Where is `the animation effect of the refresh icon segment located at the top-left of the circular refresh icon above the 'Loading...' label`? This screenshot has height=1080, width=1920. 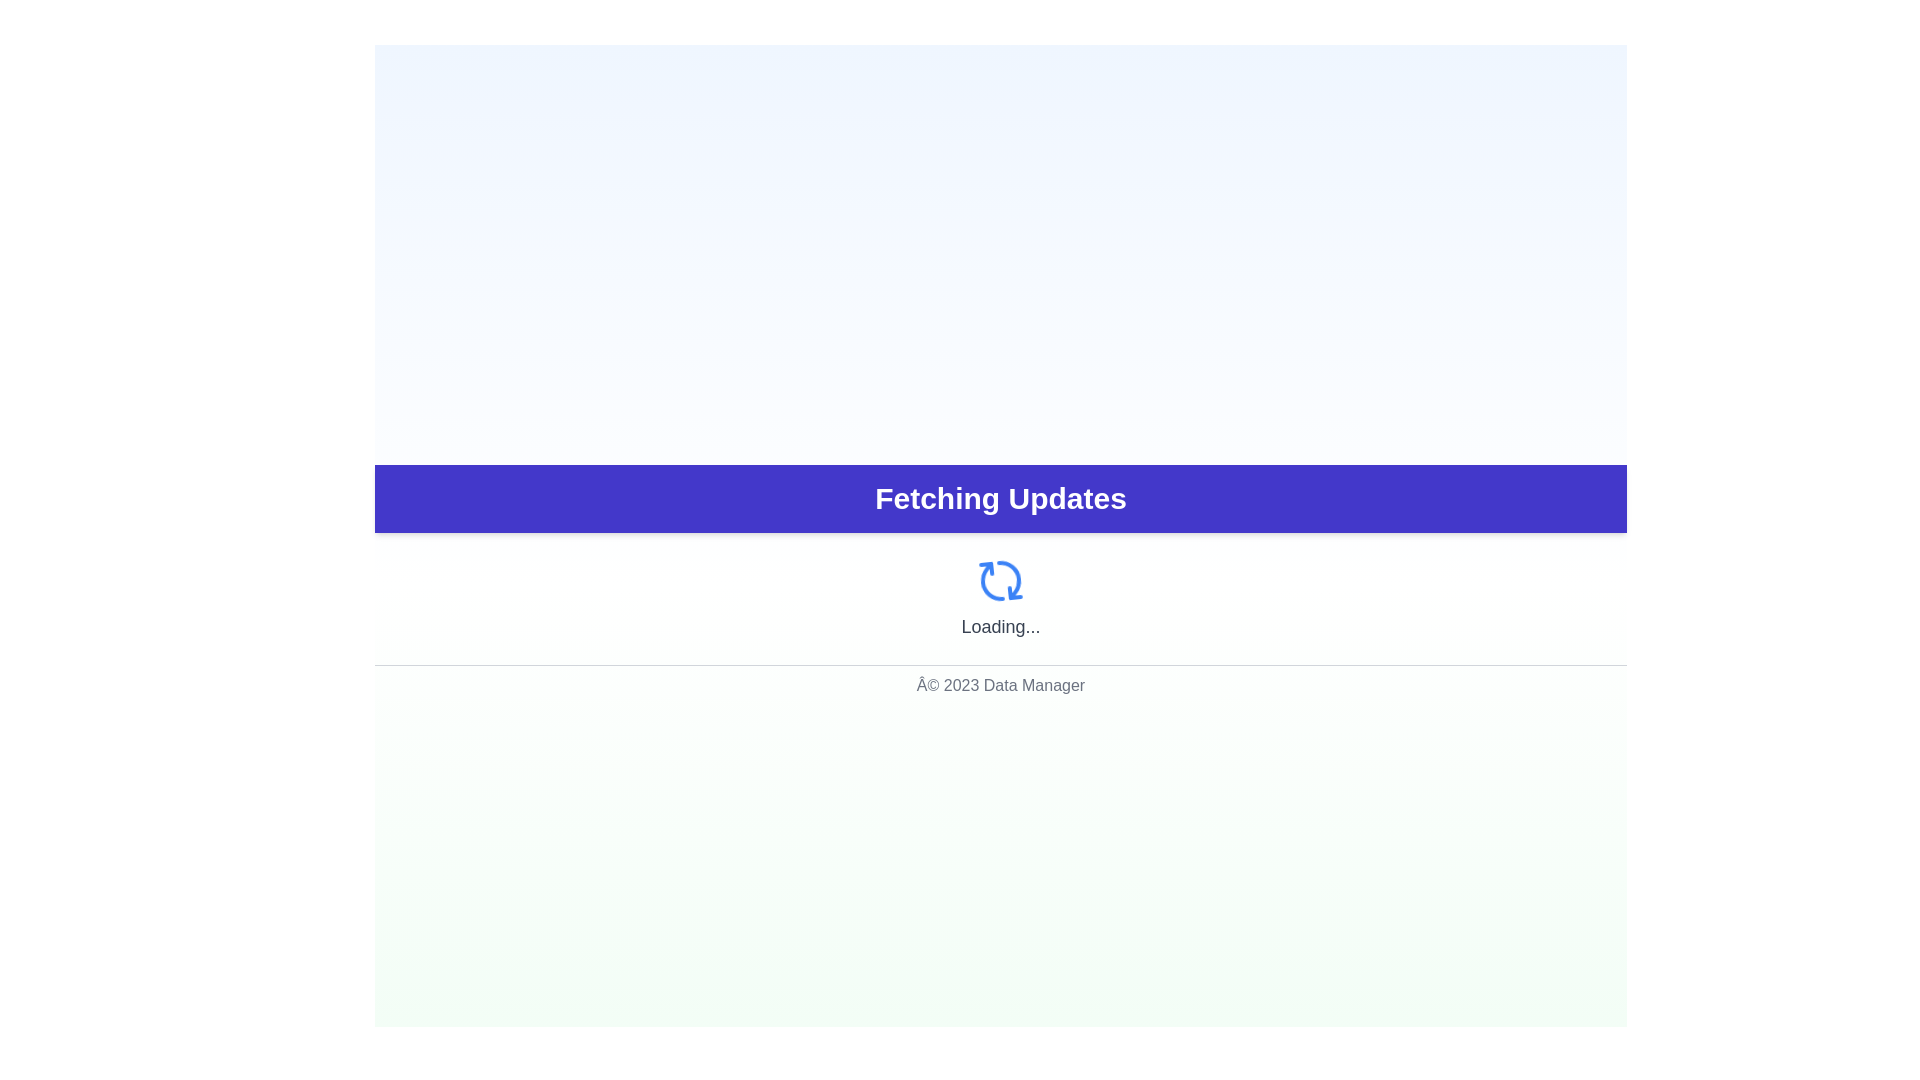
the animation effect of the refresh icon segment located at the top-left of the circular refresh icon above the 'Loading...' label is located at coordinates (1004, 587).